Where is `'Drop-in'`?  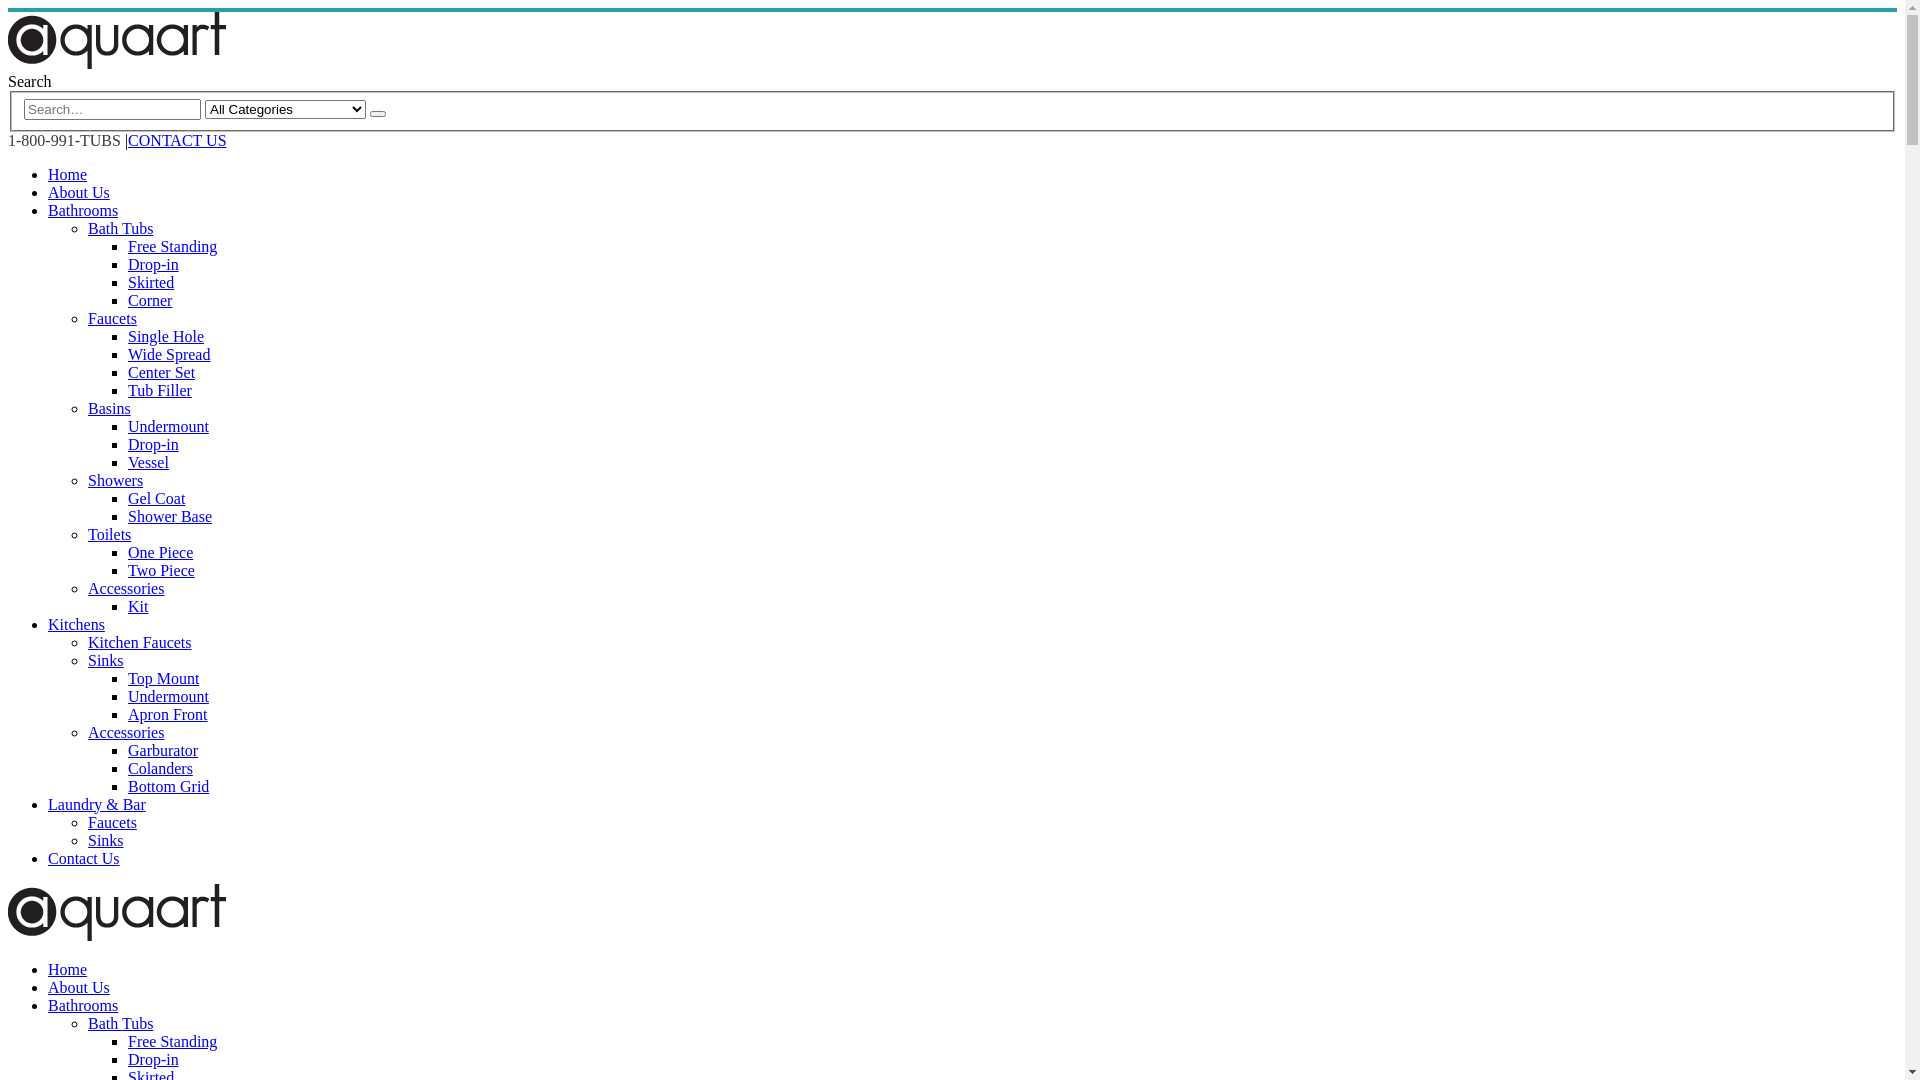
'Drop-in' is located at coordinates (127, 1058).